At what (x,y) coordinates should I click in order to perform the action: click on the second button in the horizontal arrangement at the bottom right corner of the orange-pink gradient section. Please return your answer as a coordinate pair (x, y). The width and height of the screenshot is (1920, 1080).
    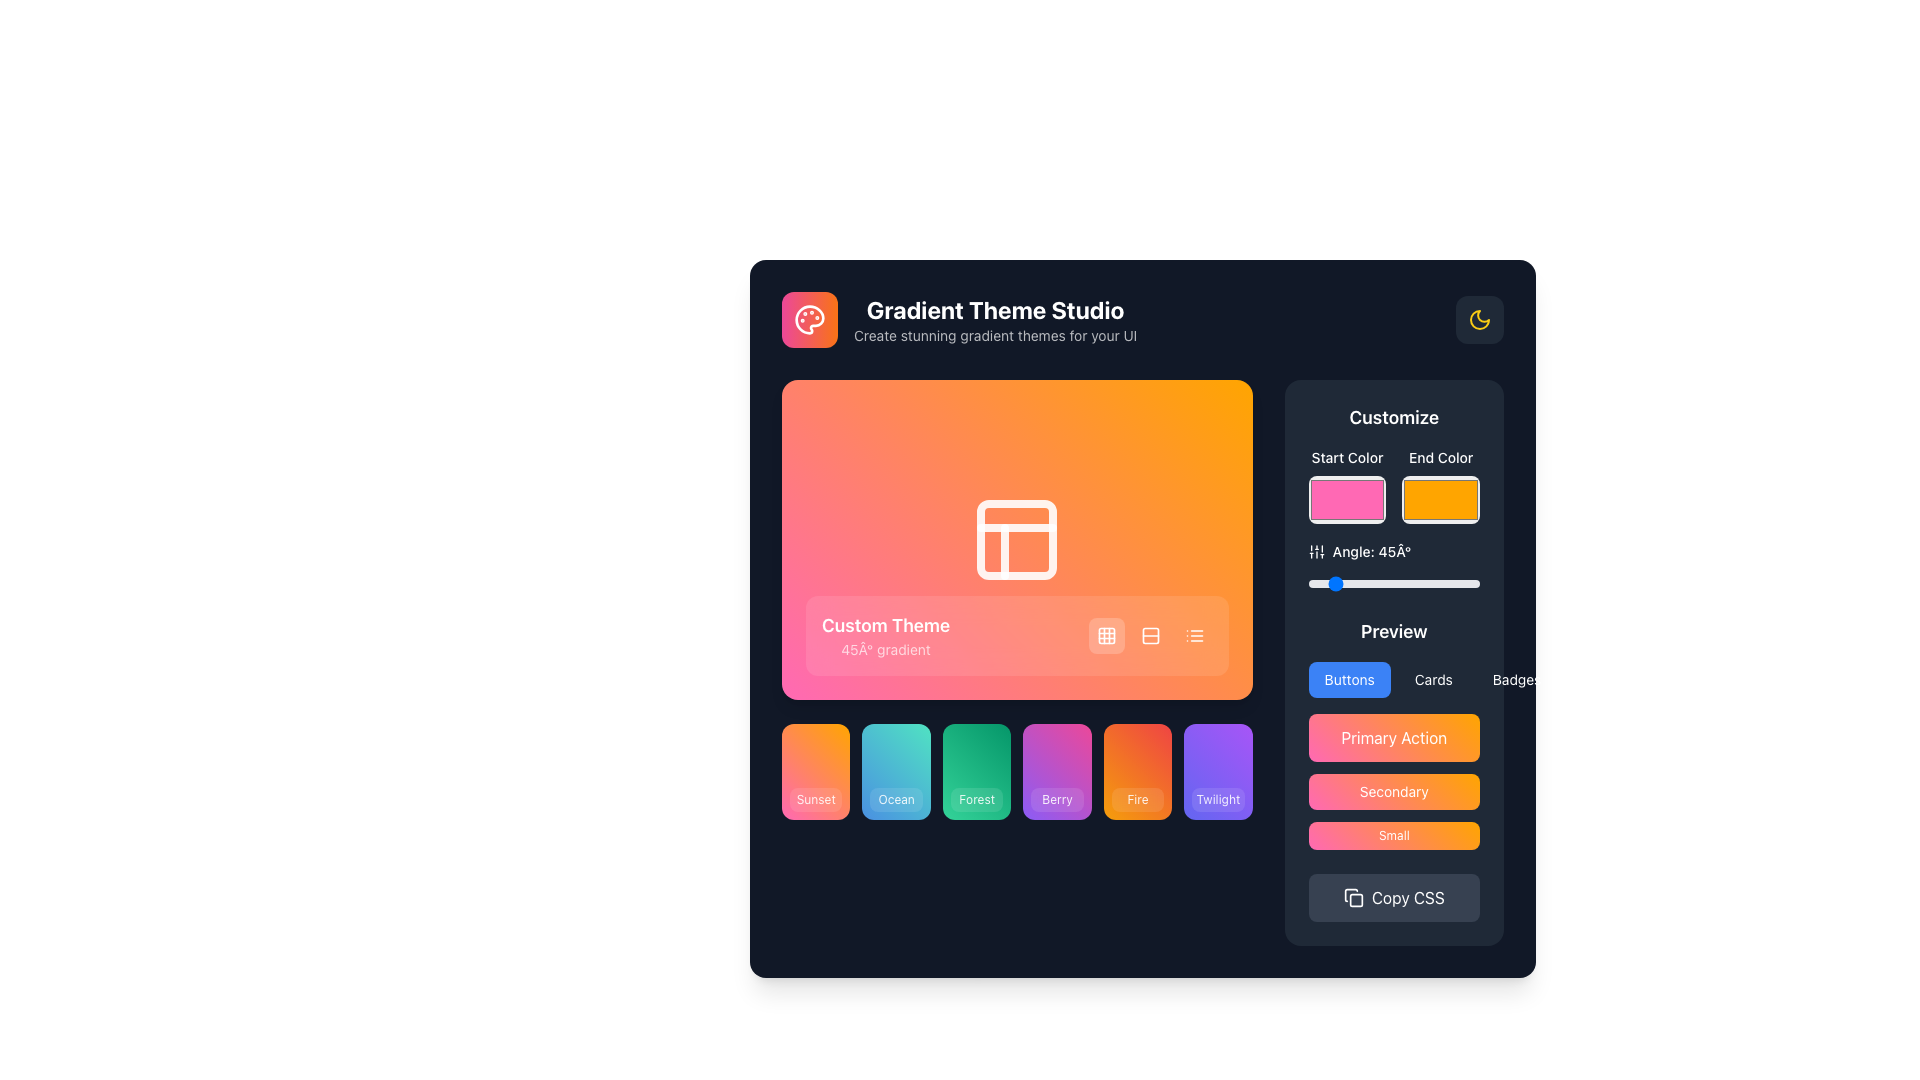
    Looking at the image, I should click on (1150, 636).